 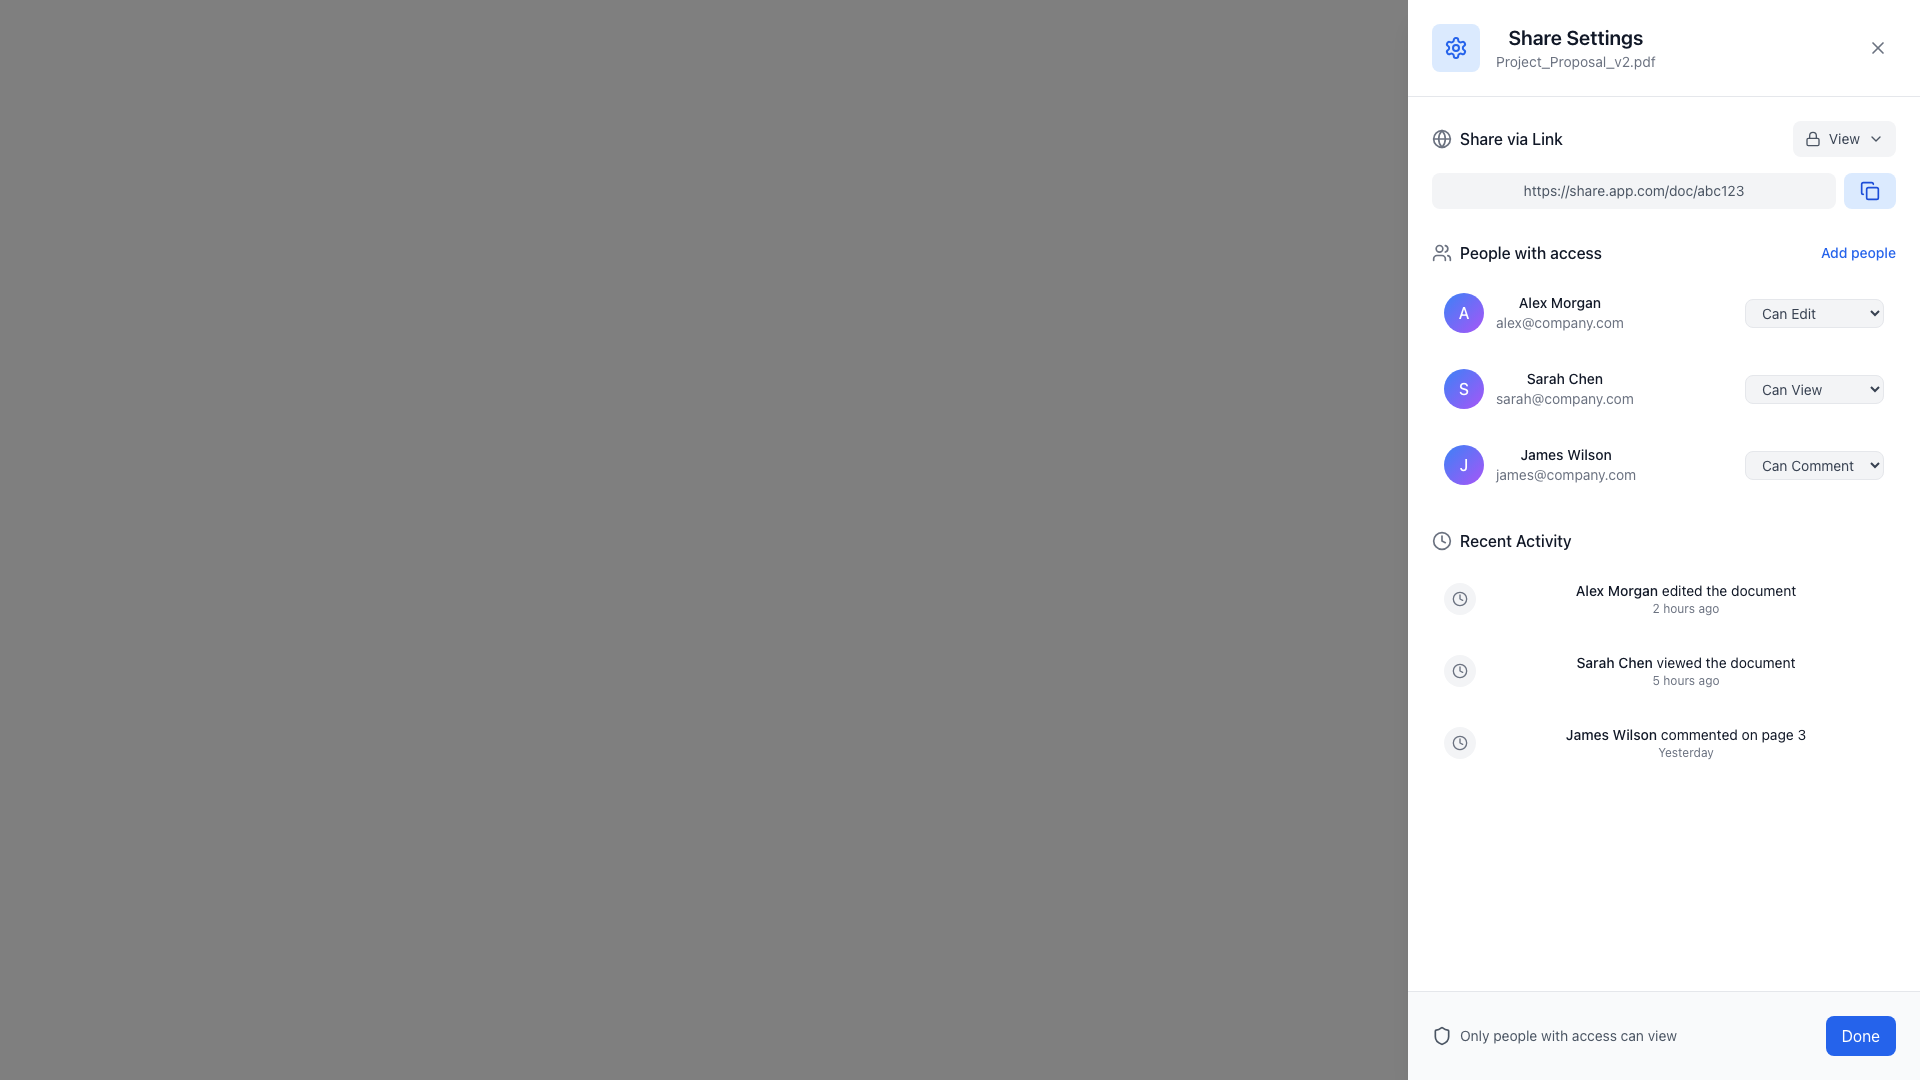 What do you see at coordinates (1441, 1035) in the screenshot?
I see `the security icon (shield symbol) located at the bottom left of the panel, aligned with the text 'Only people with access can view.'` at bounding box center [1441, 1035].